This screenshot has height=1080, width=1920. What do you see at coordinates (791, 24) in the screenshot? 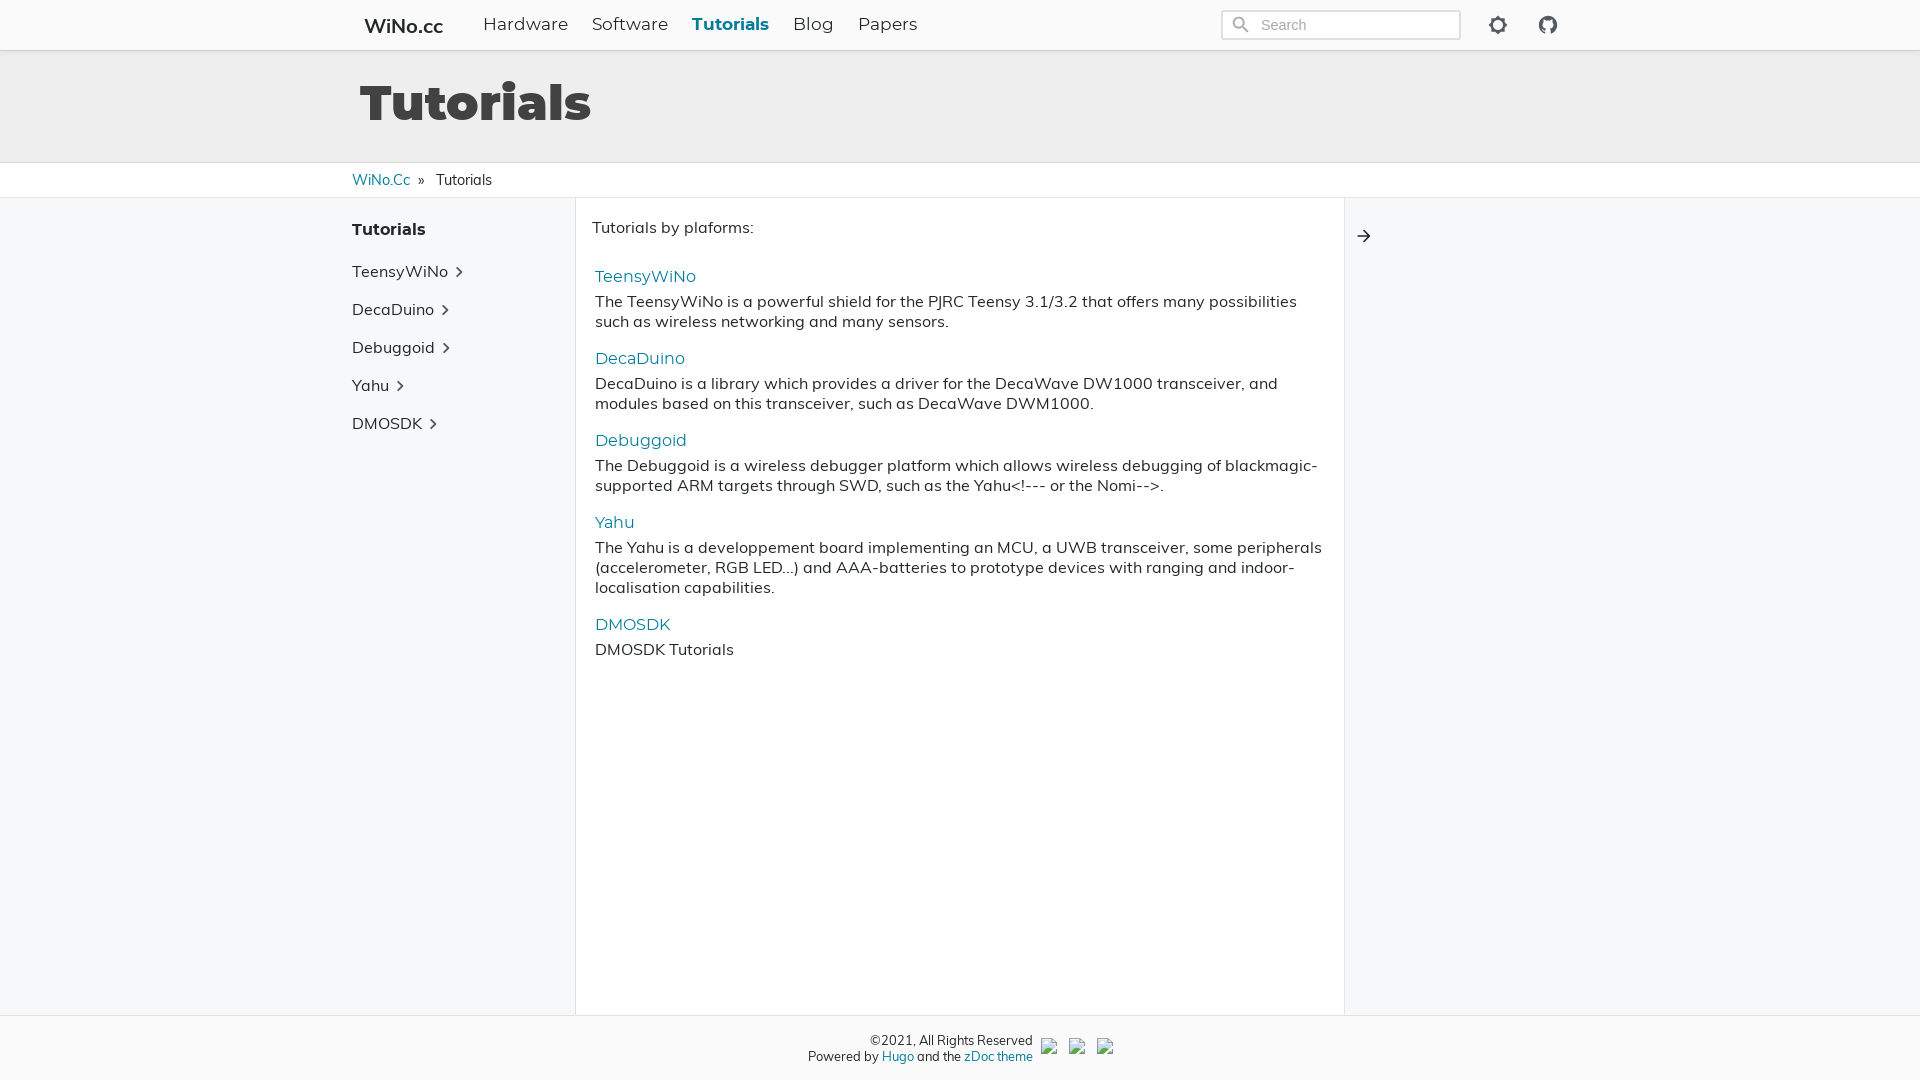
I see `'Blog'` at bounding box center [791, 24].